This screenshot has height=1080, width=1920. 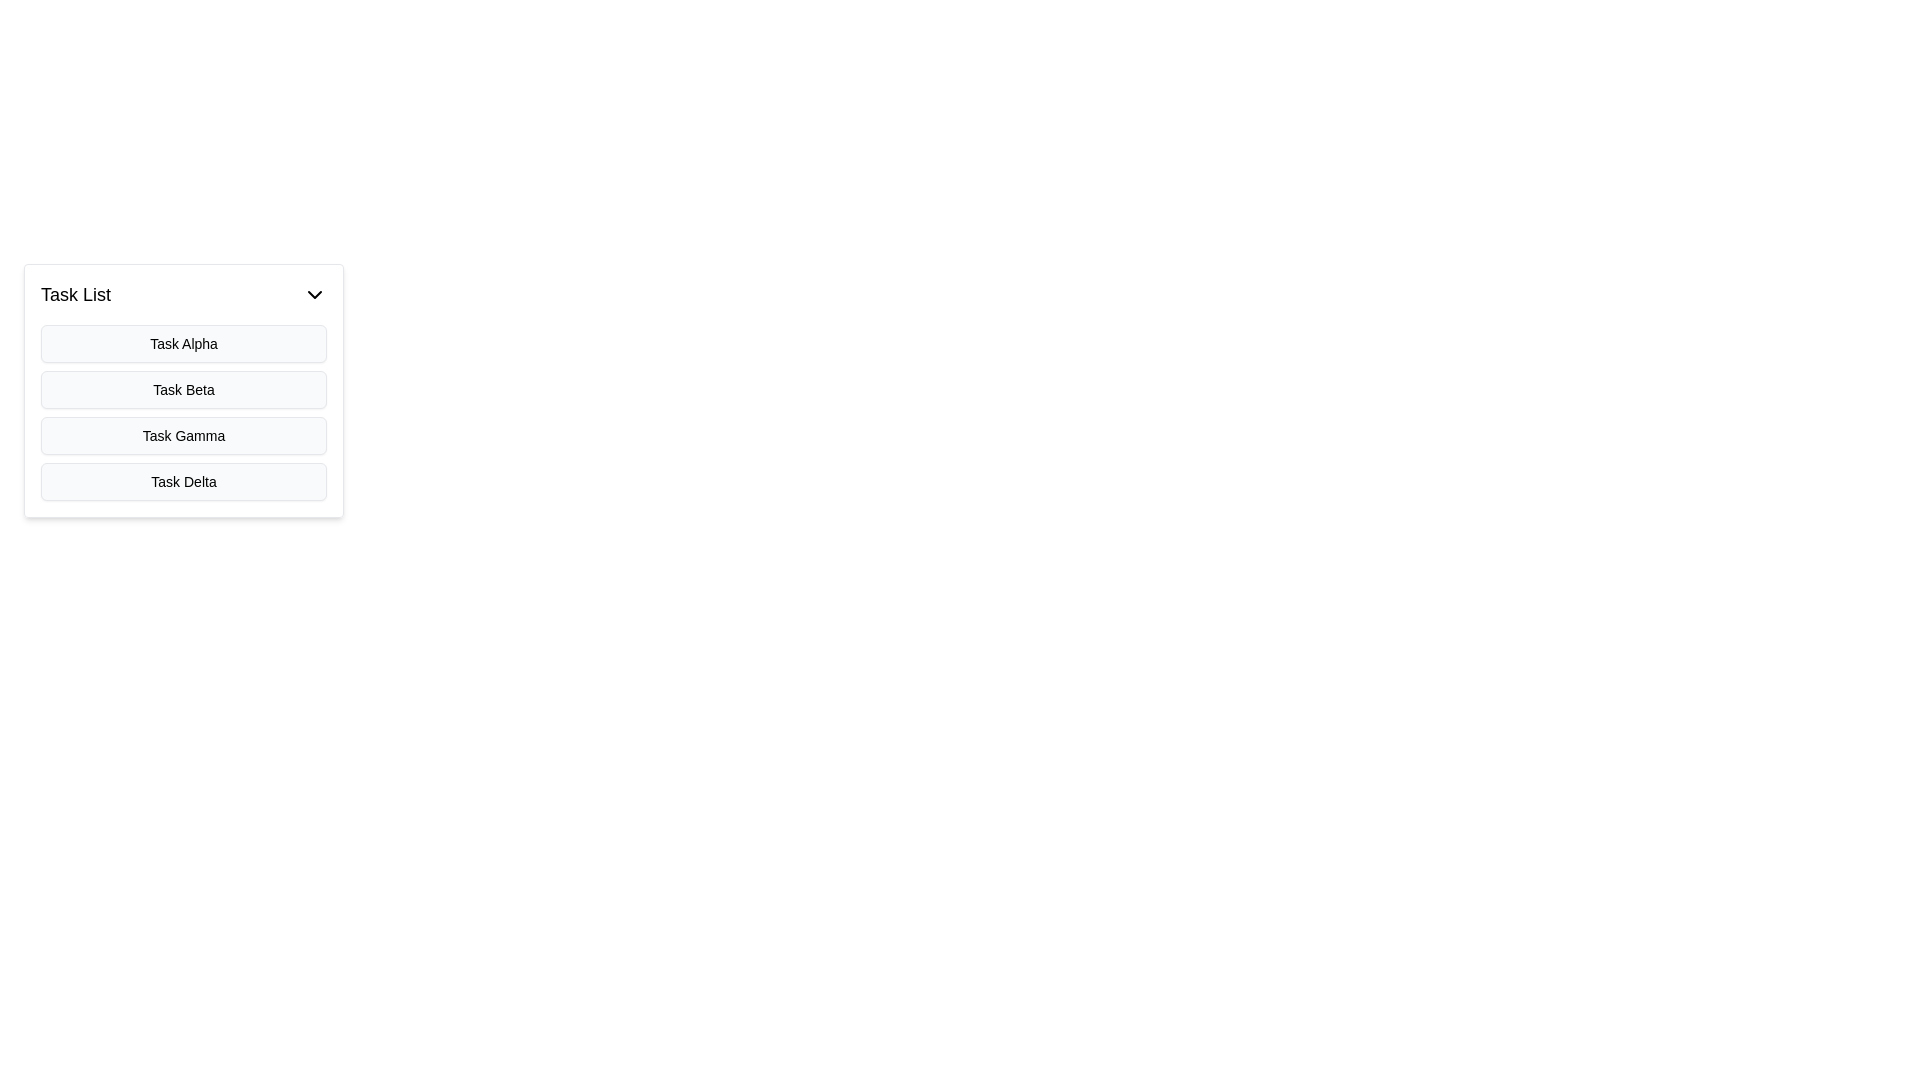 What do you see at coordinates (183, 482) in the screenshot?
I see `the list item representing 'Task Delta', located at the fourth position in the 'Task List'` at bounding box center [183, 482].